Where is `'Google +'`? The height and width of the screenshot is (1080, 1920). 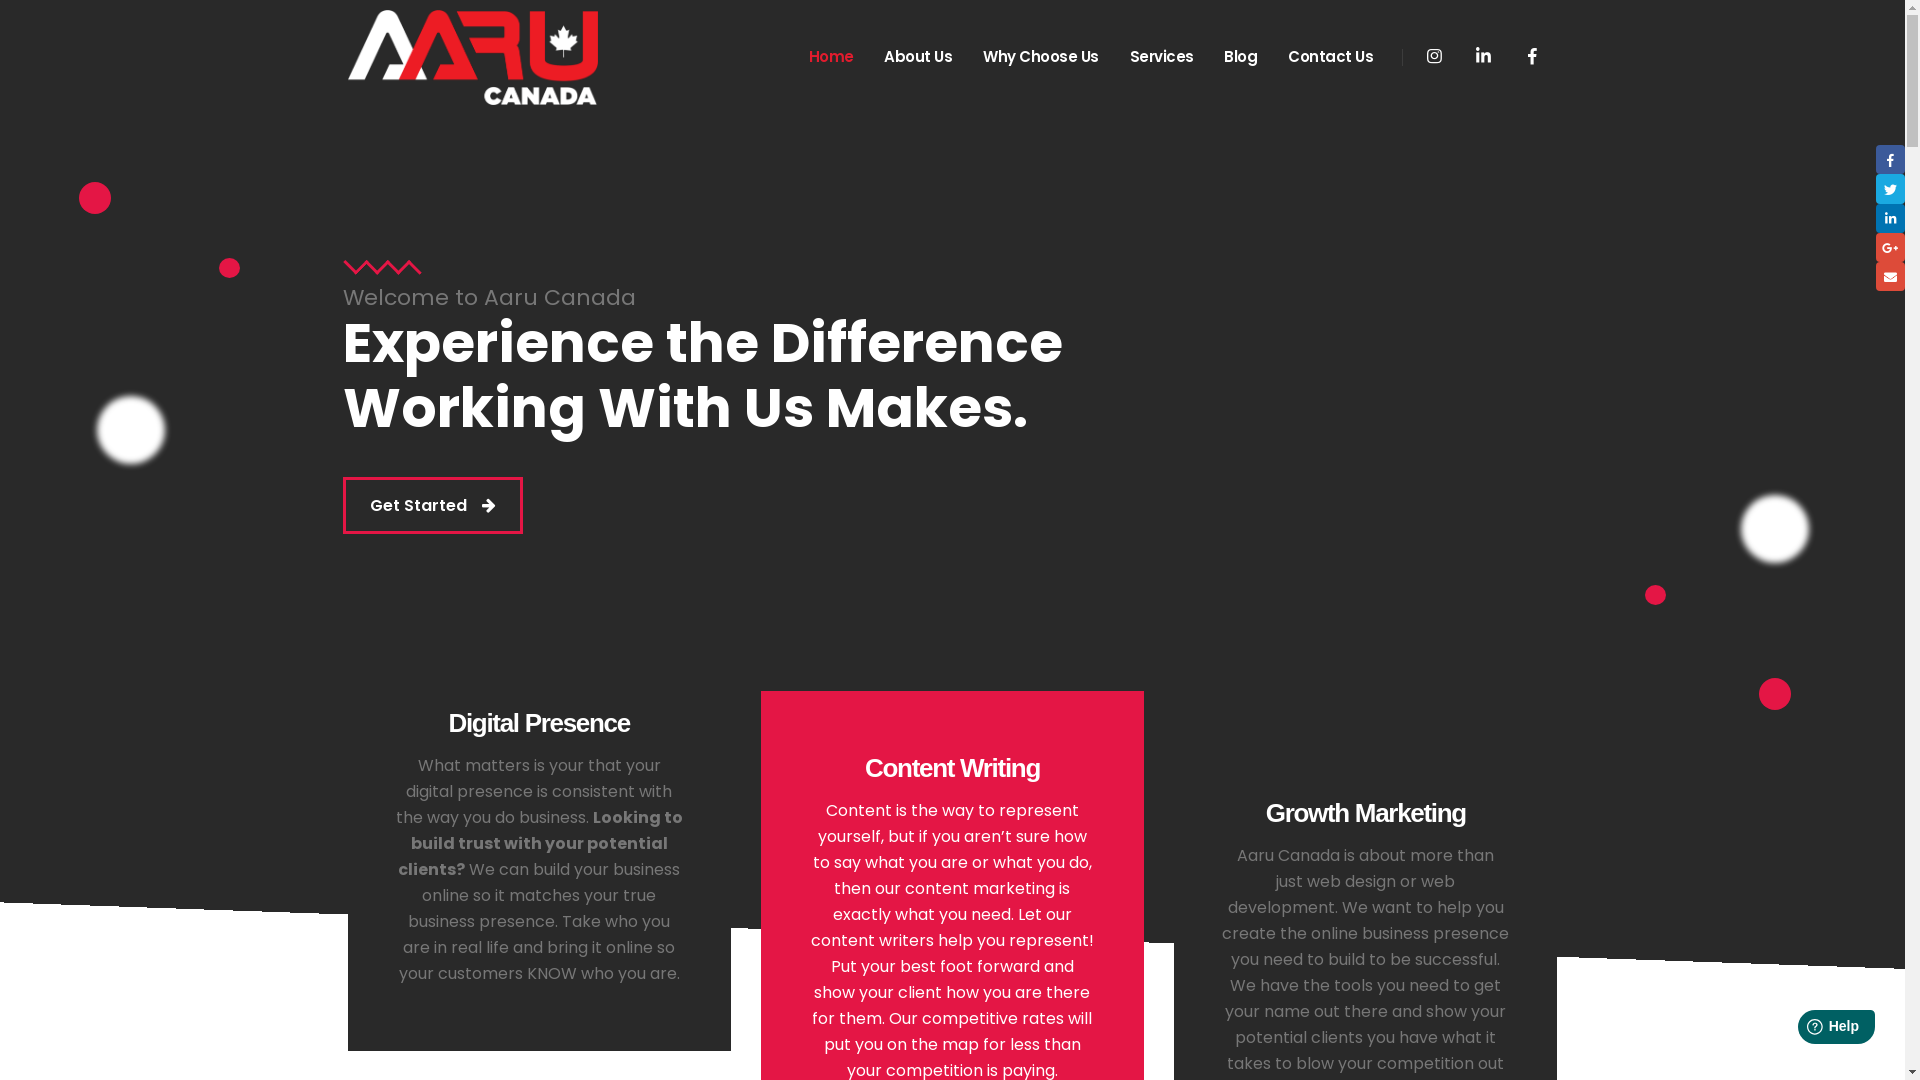 'Google +' is located at coordinates (1875, 246).